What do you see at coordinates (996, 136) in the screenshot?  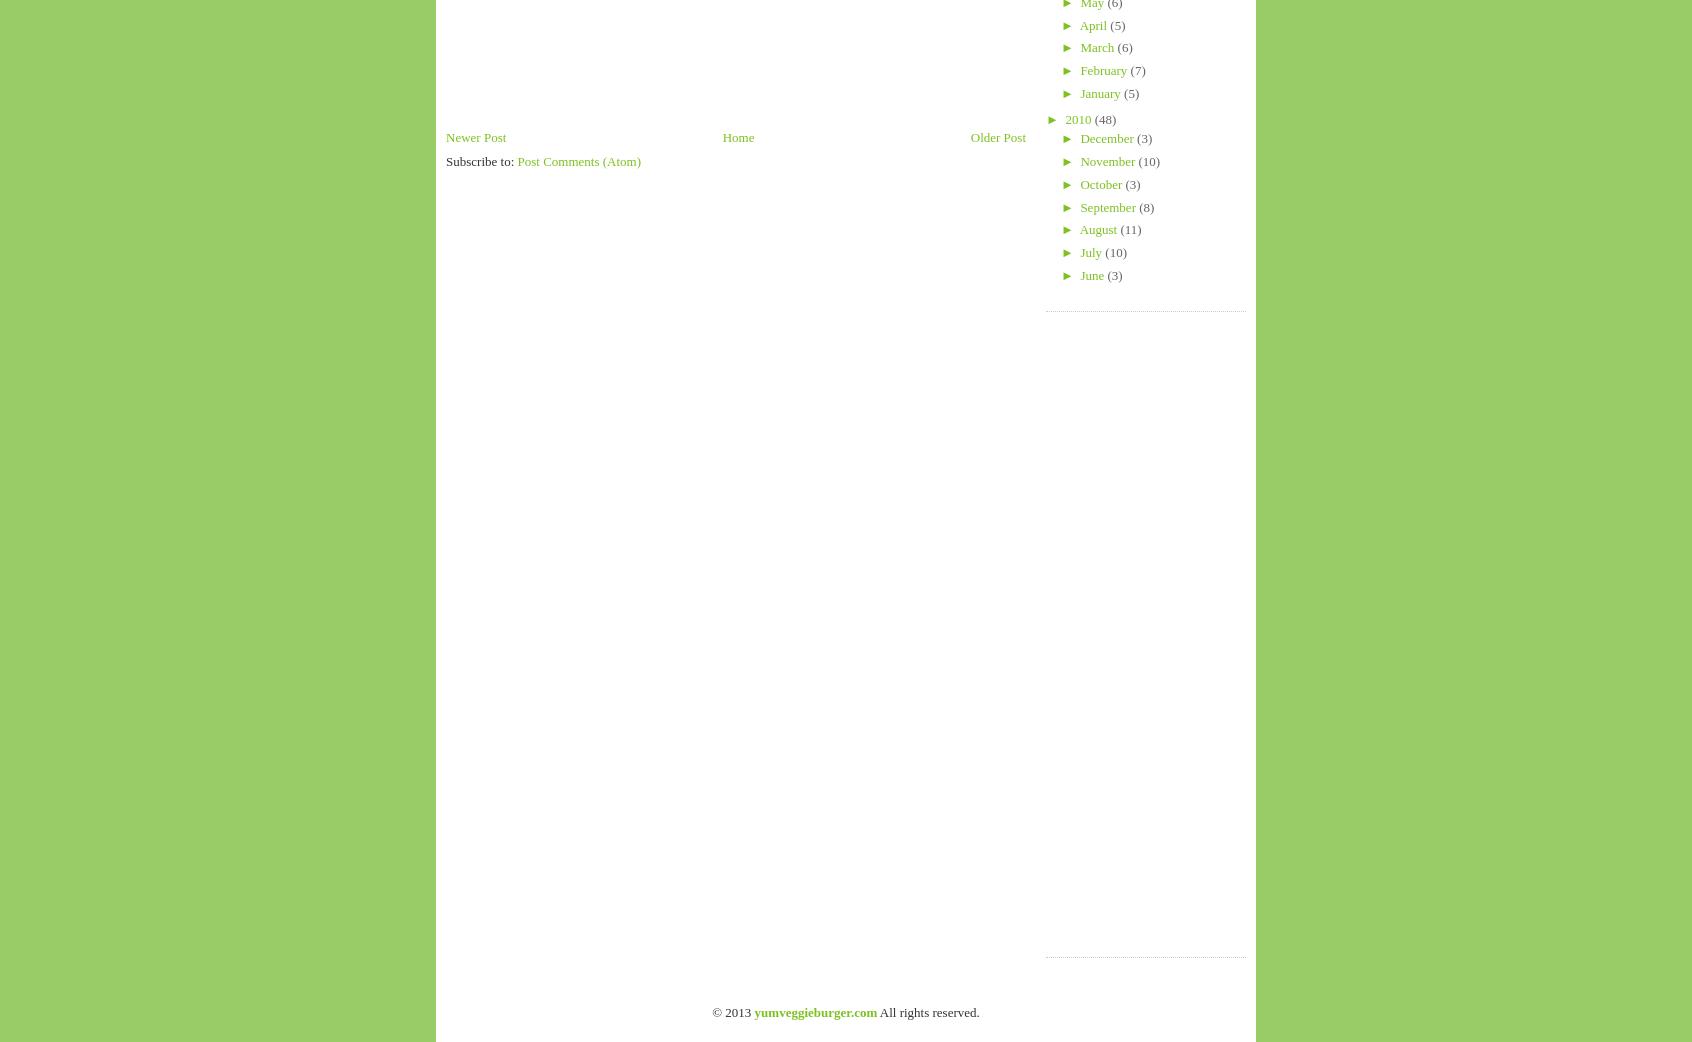 I see `'Older Post'` at bounding box center [996, 136].